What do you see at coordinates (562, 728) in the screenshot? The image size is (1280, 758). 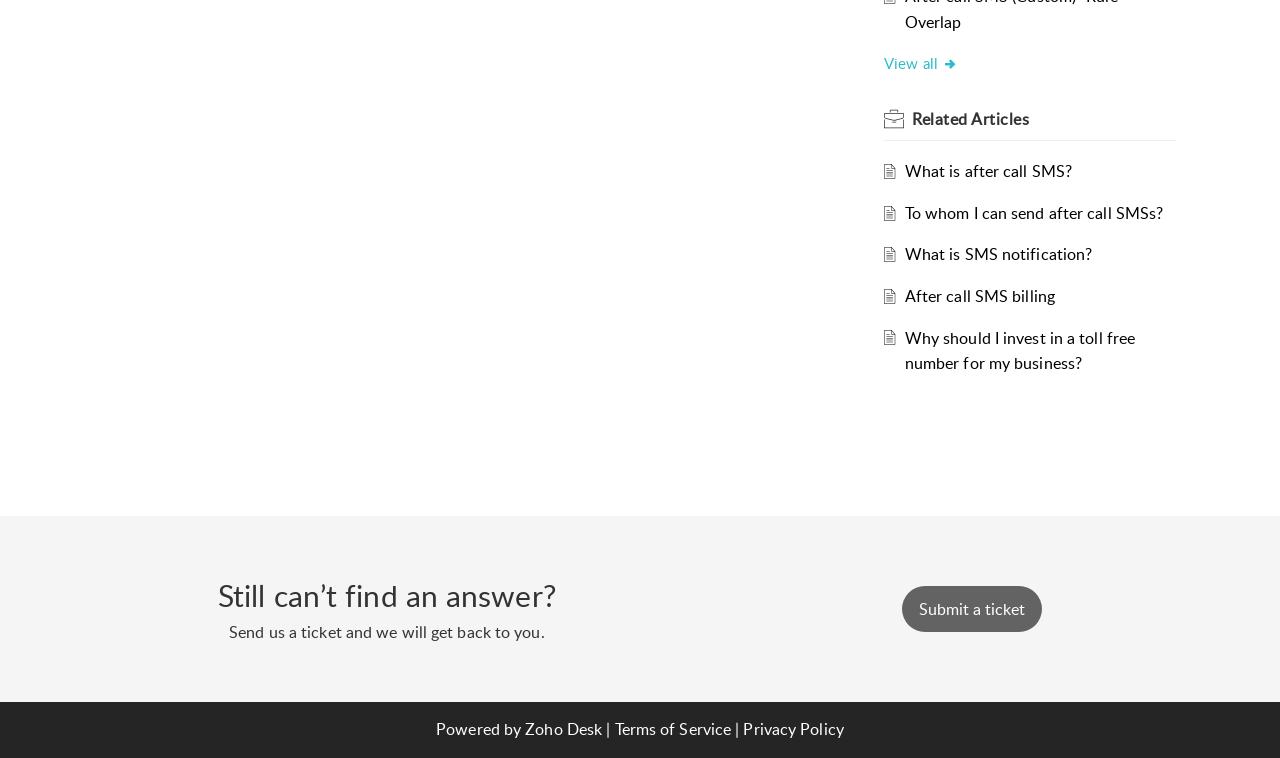 I see `'Zoho Desk'` at bounding box center [562, 728].